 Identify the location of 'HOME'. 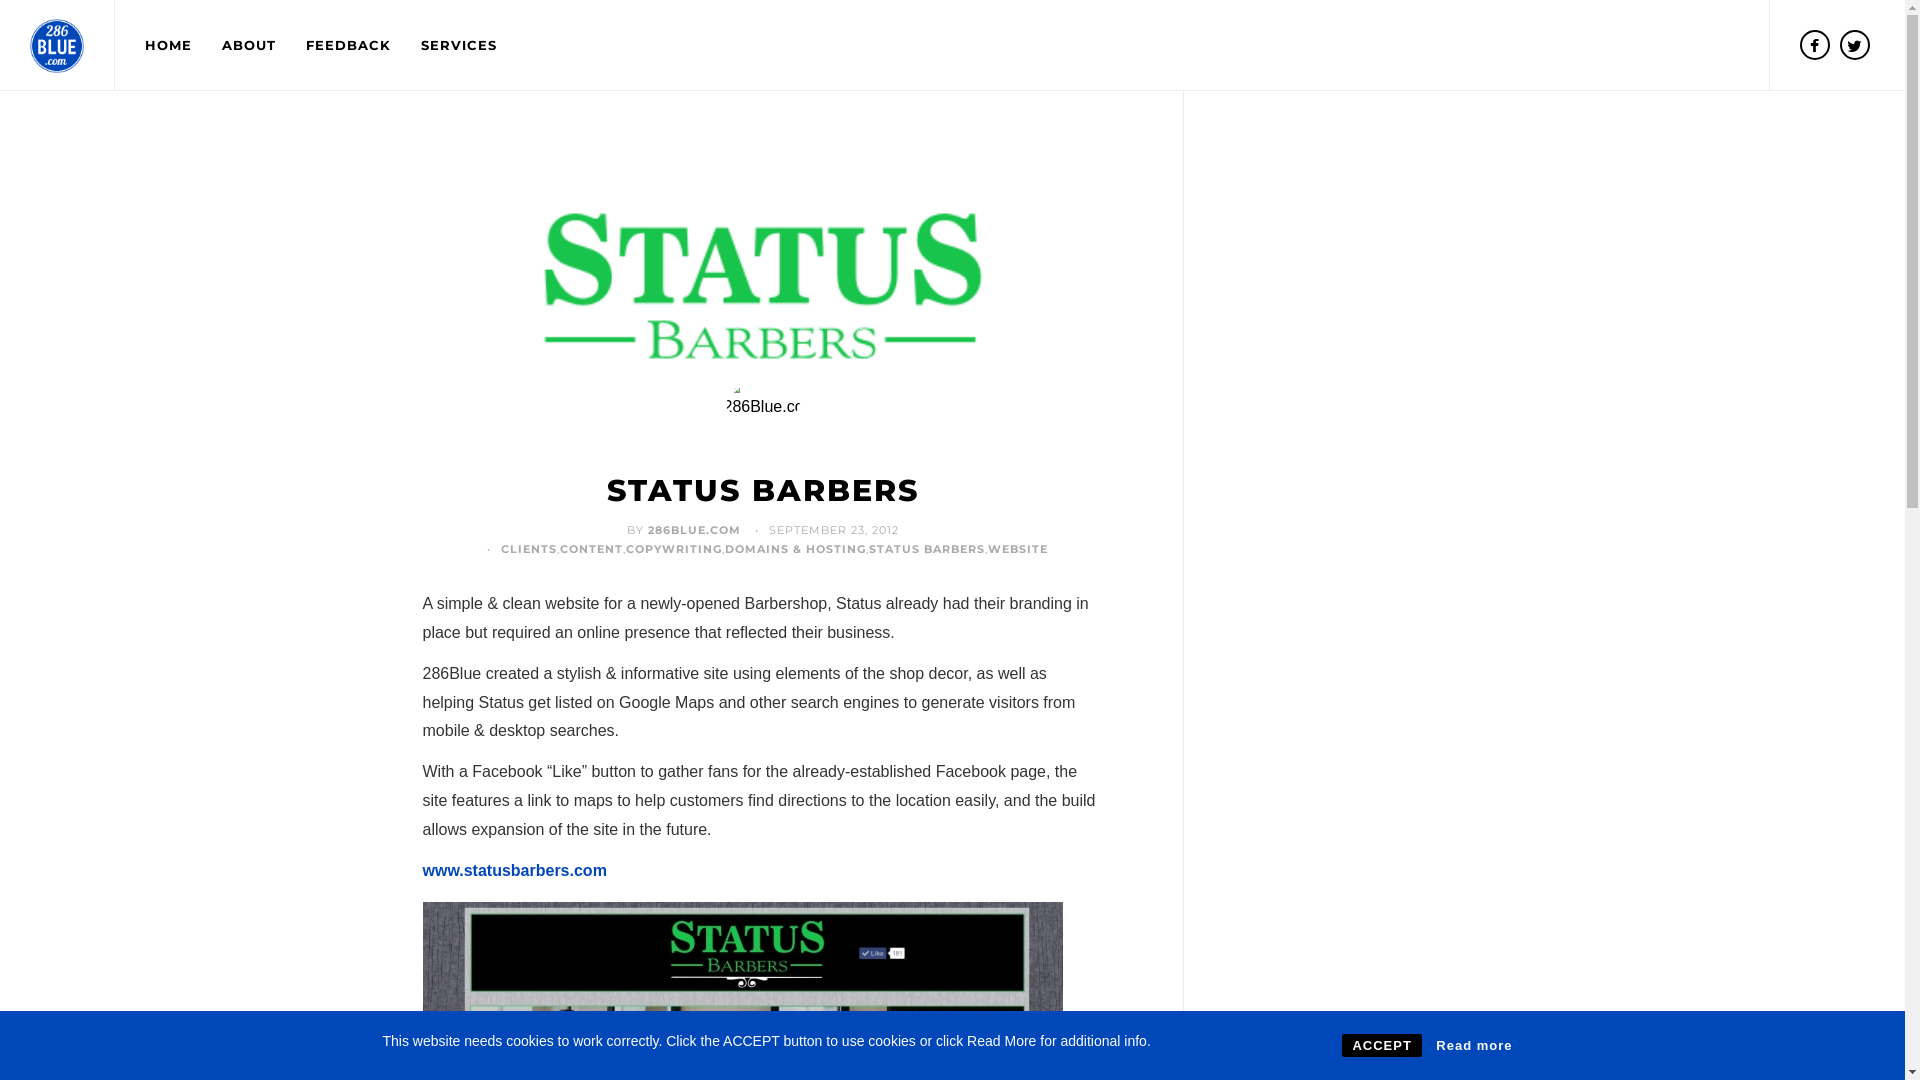
(168, 45).